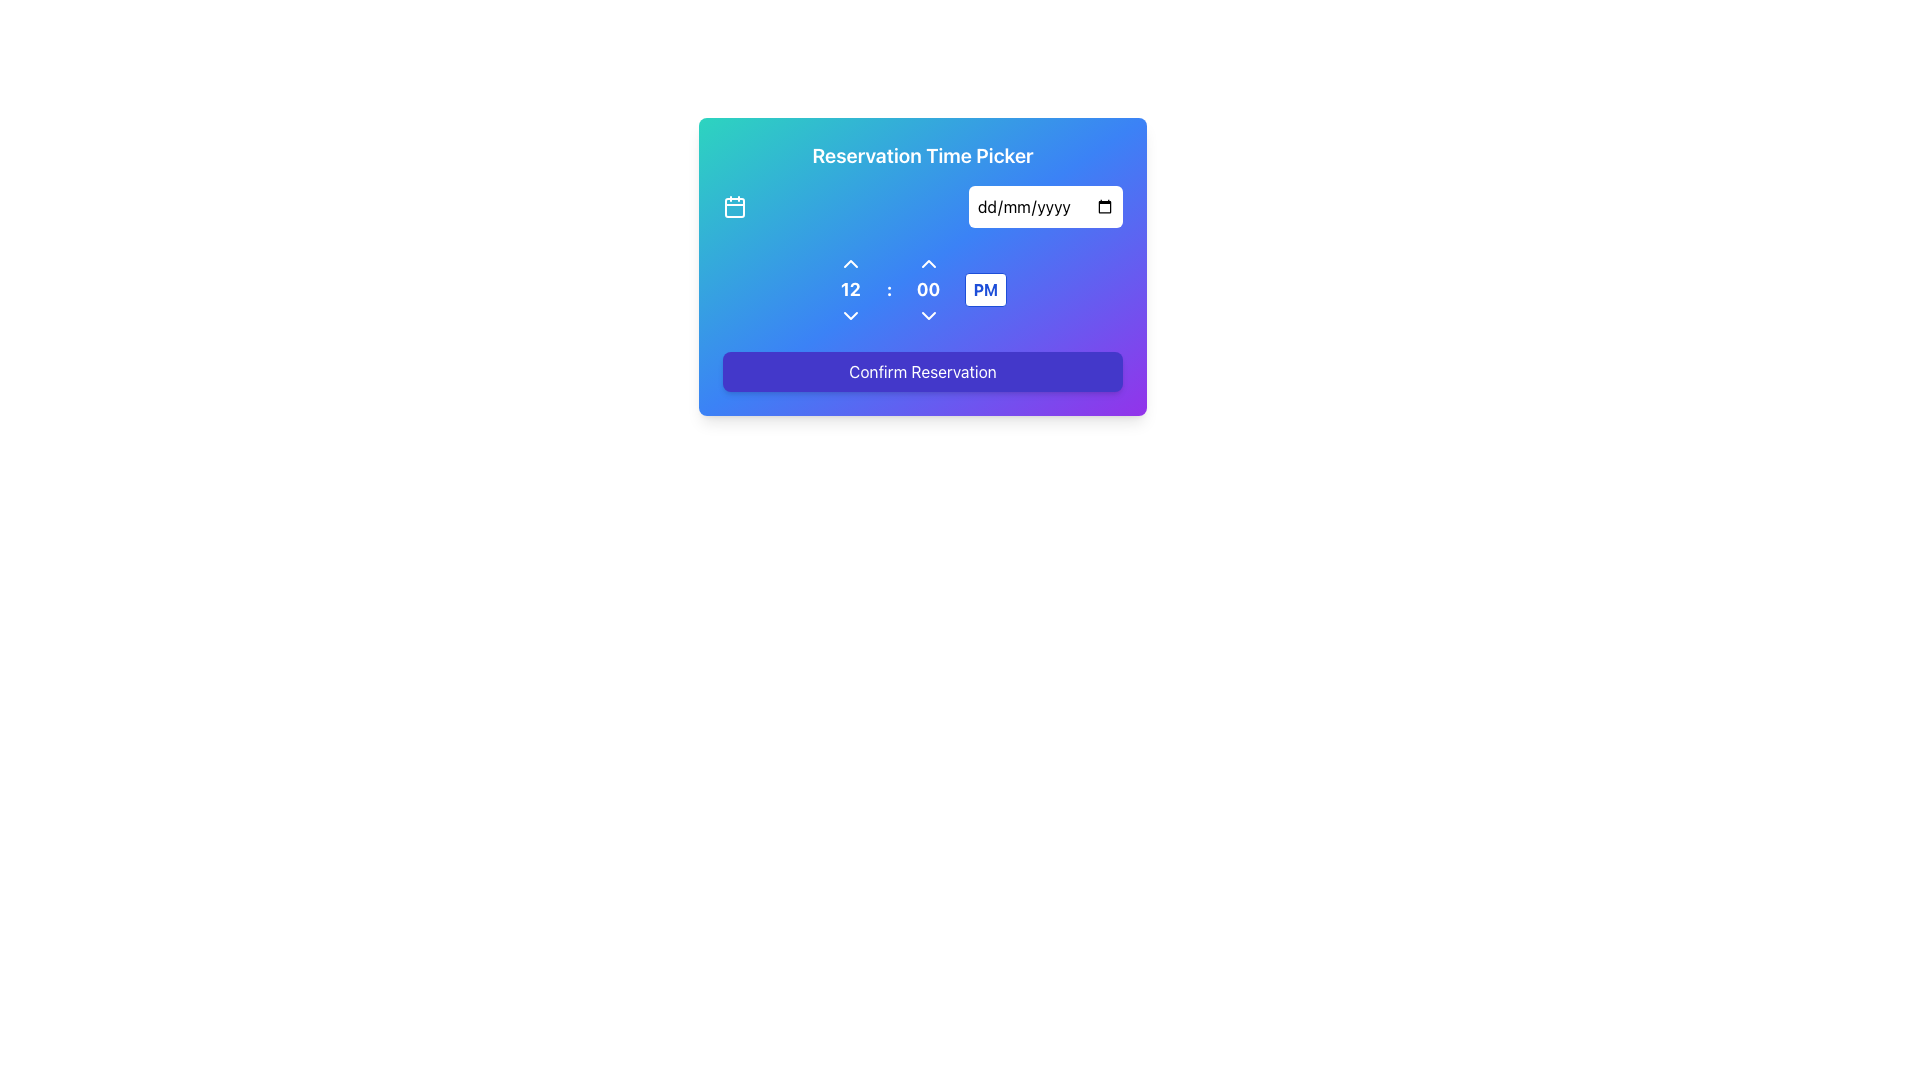 Image resolution: width=1920 pixels, height=1080 pixels. I want to click on the upward arrow of the Time picker hour selector element to increase the hour value, so click(850, 289).